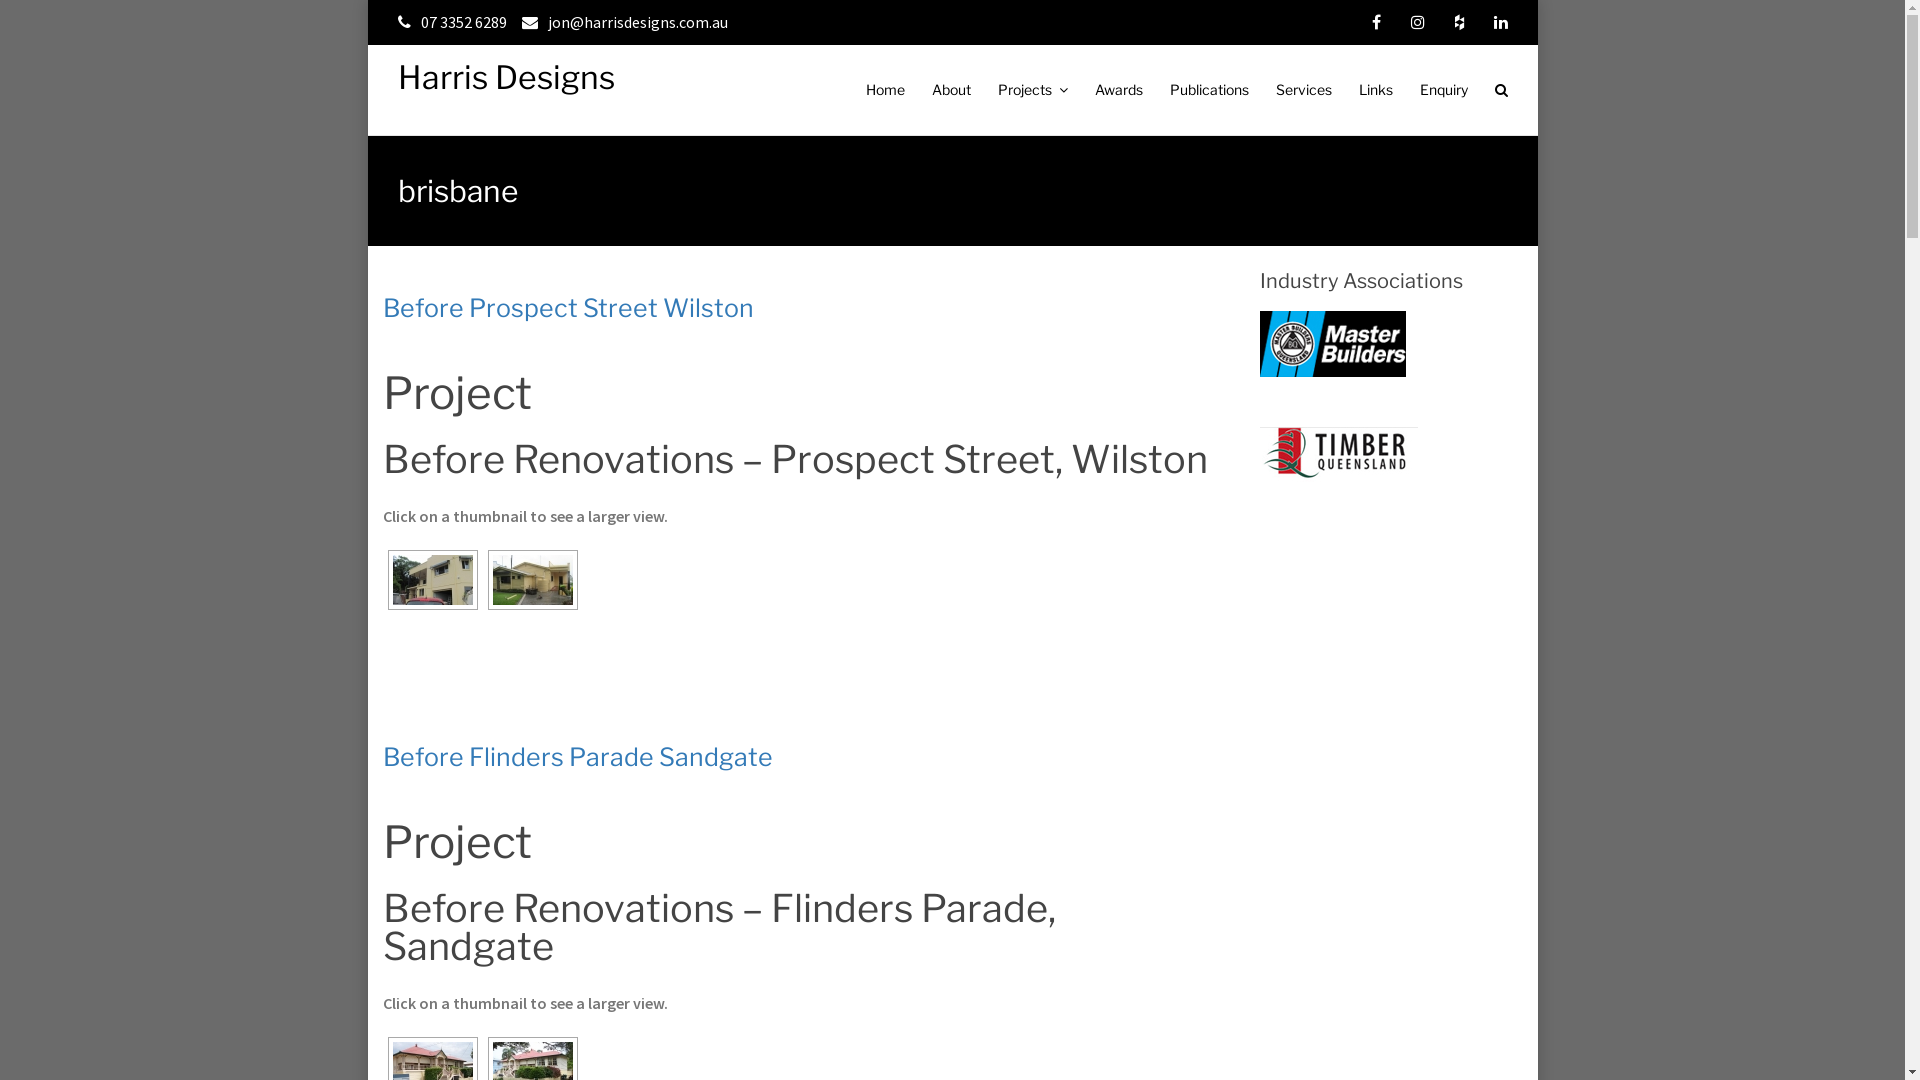 The height and width of the screenshot is (1080, 1920). I want to click on 'About', so click(950, 88).